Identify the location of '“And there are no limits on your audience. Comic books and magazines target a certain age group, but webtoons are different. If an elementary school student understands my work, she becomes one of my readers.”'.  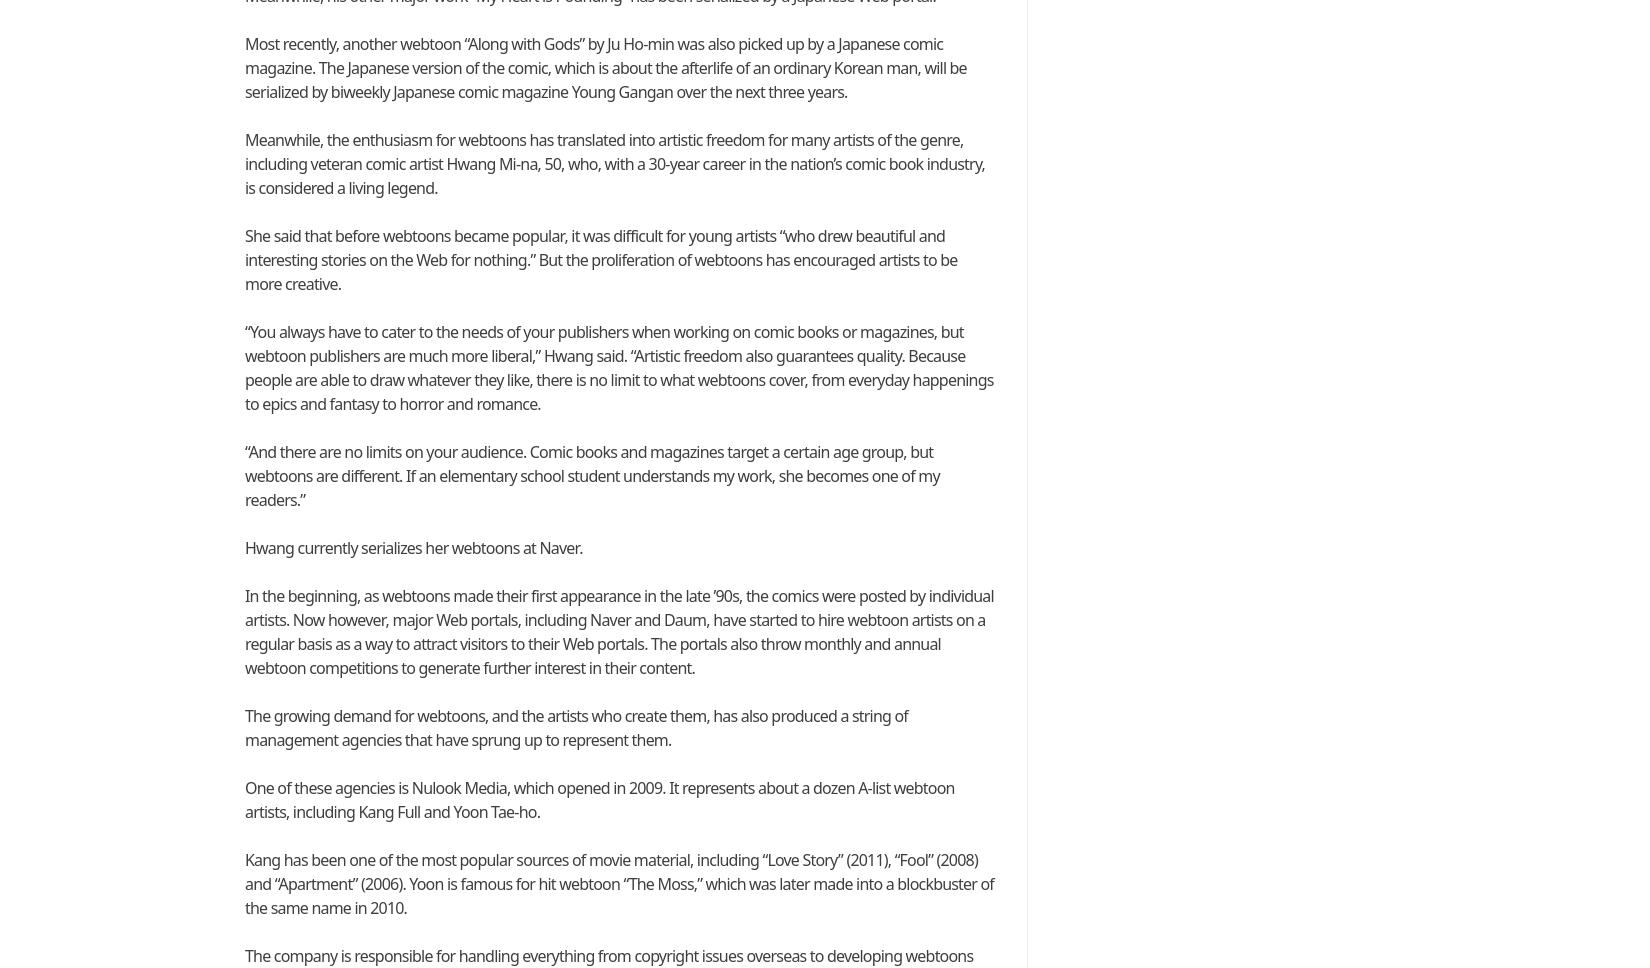
(245, 474).